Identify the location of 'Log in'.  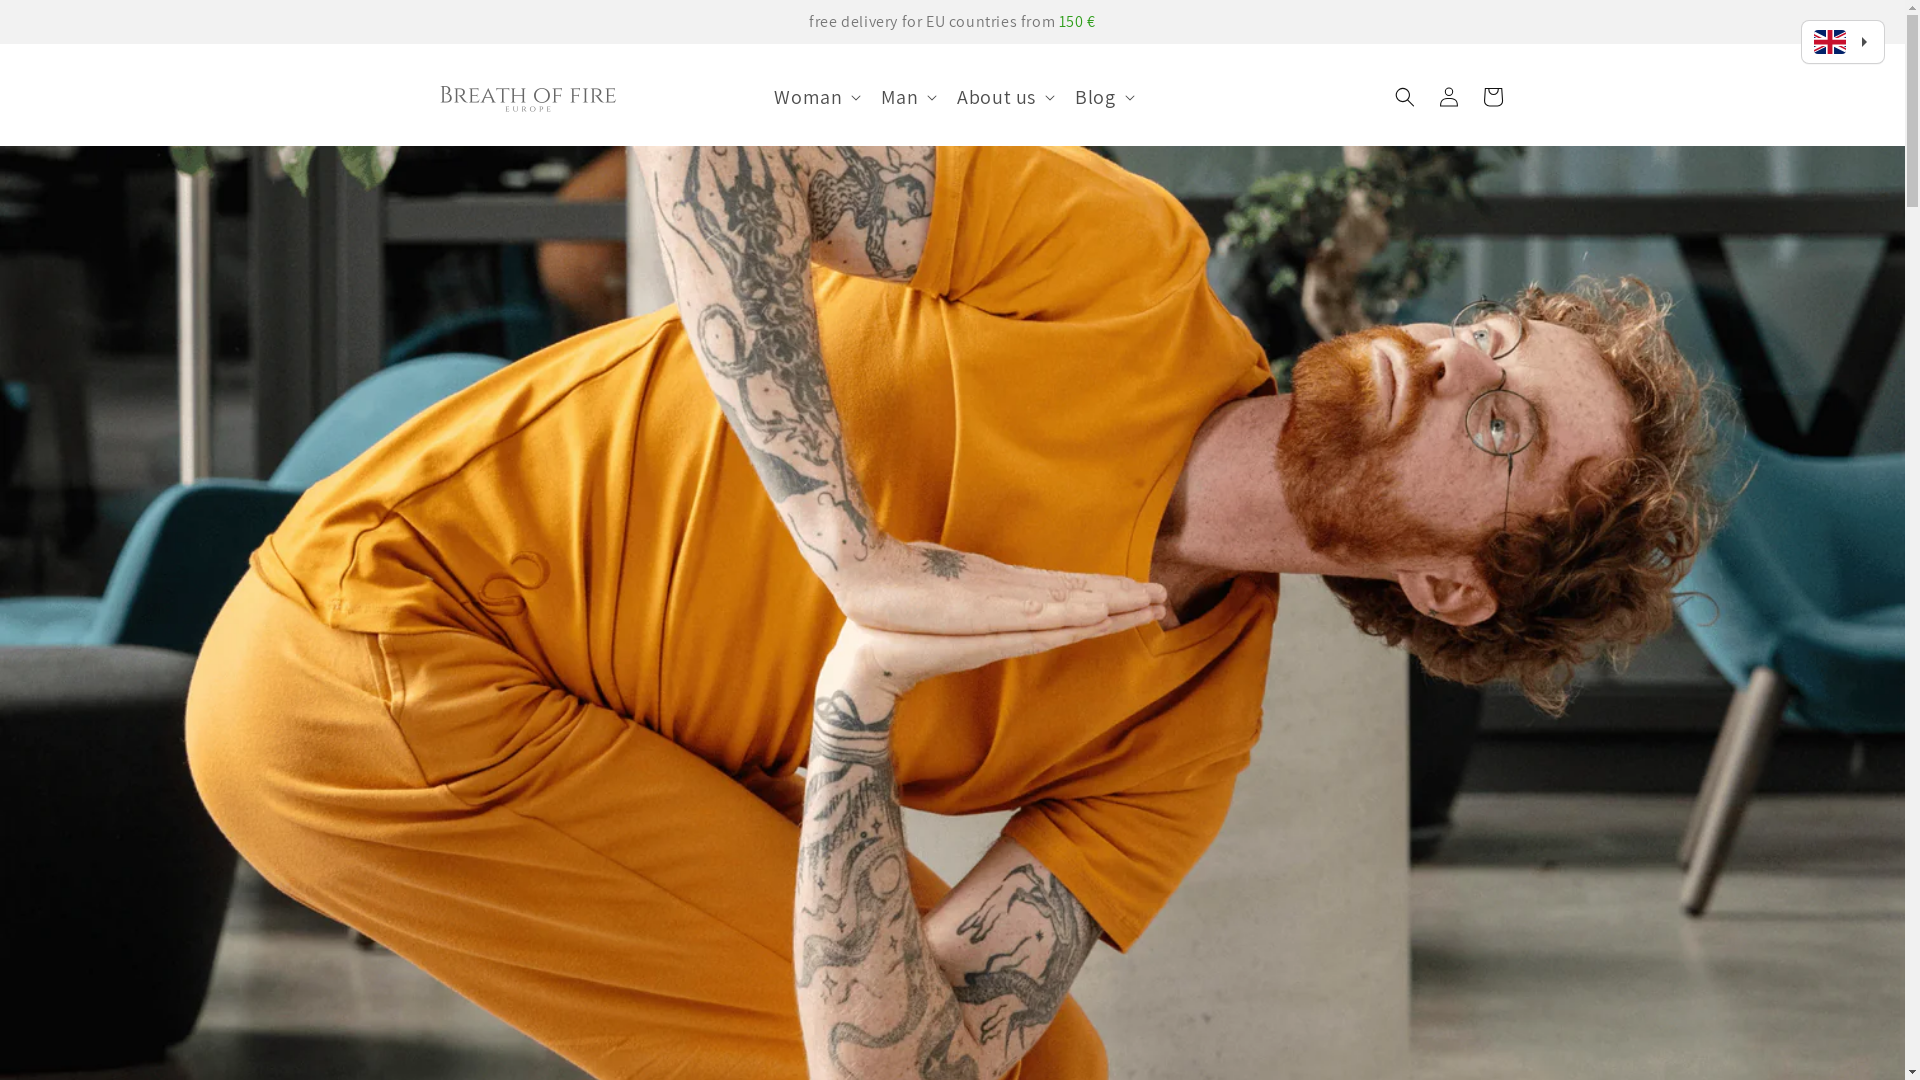
(1424, 96).